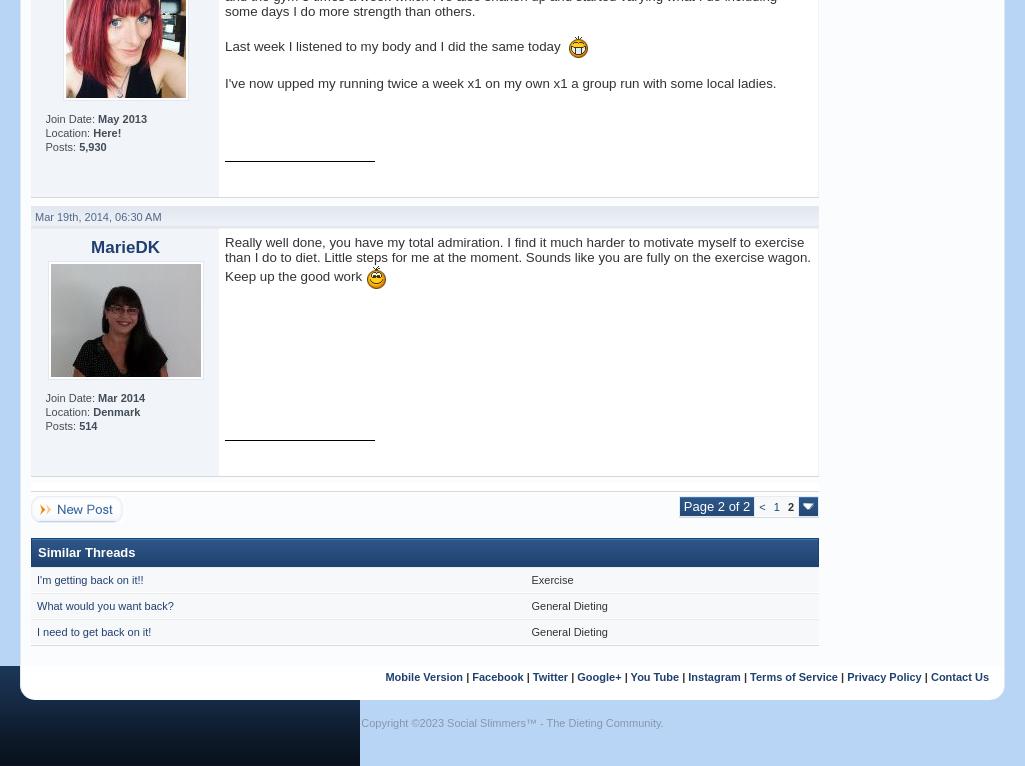  What do you see at coordinates (125, 246) in the screenshot?
I see `'MarieDK'` at bounding box center [125, 246].